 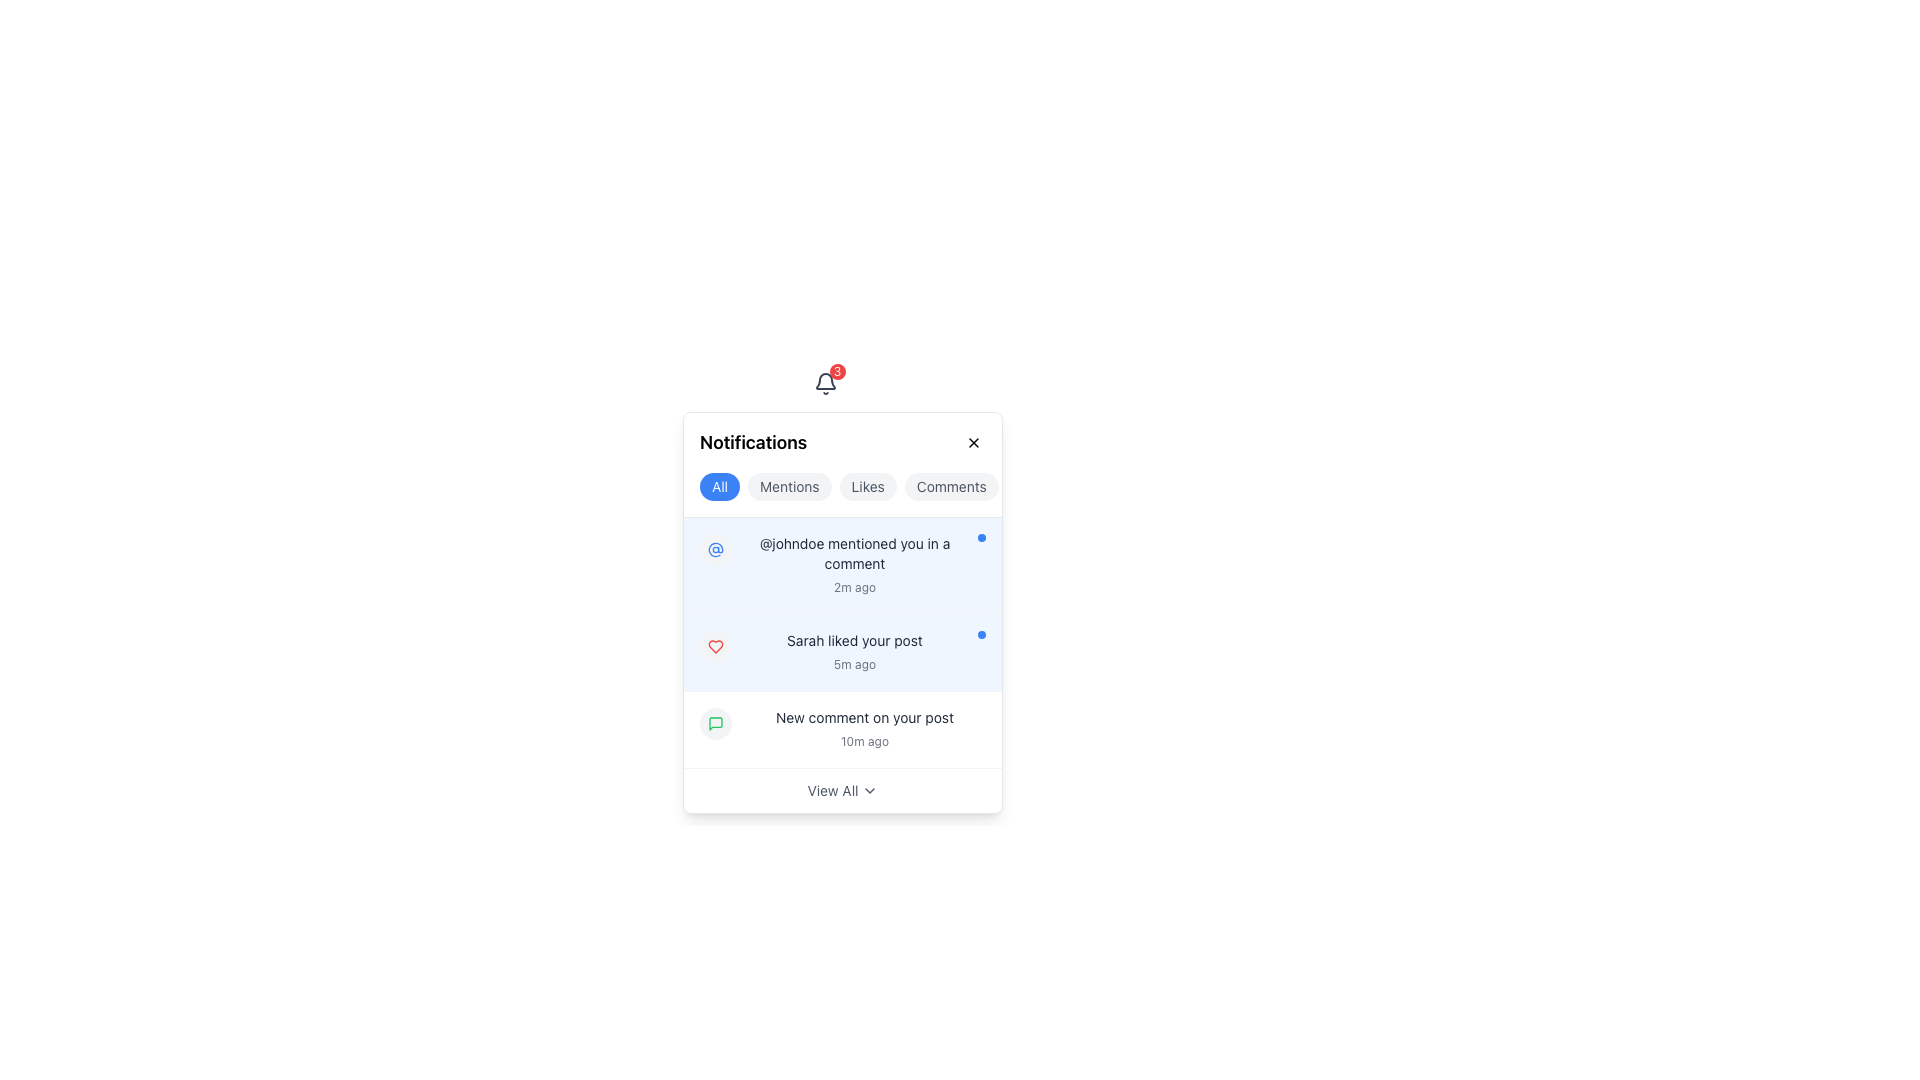 What do you see at coordinates (843, 789) in the screenshot?
I see `the 'View All' button located at the bottom of the dropdown notification menu` at bounding box center [843, 789].